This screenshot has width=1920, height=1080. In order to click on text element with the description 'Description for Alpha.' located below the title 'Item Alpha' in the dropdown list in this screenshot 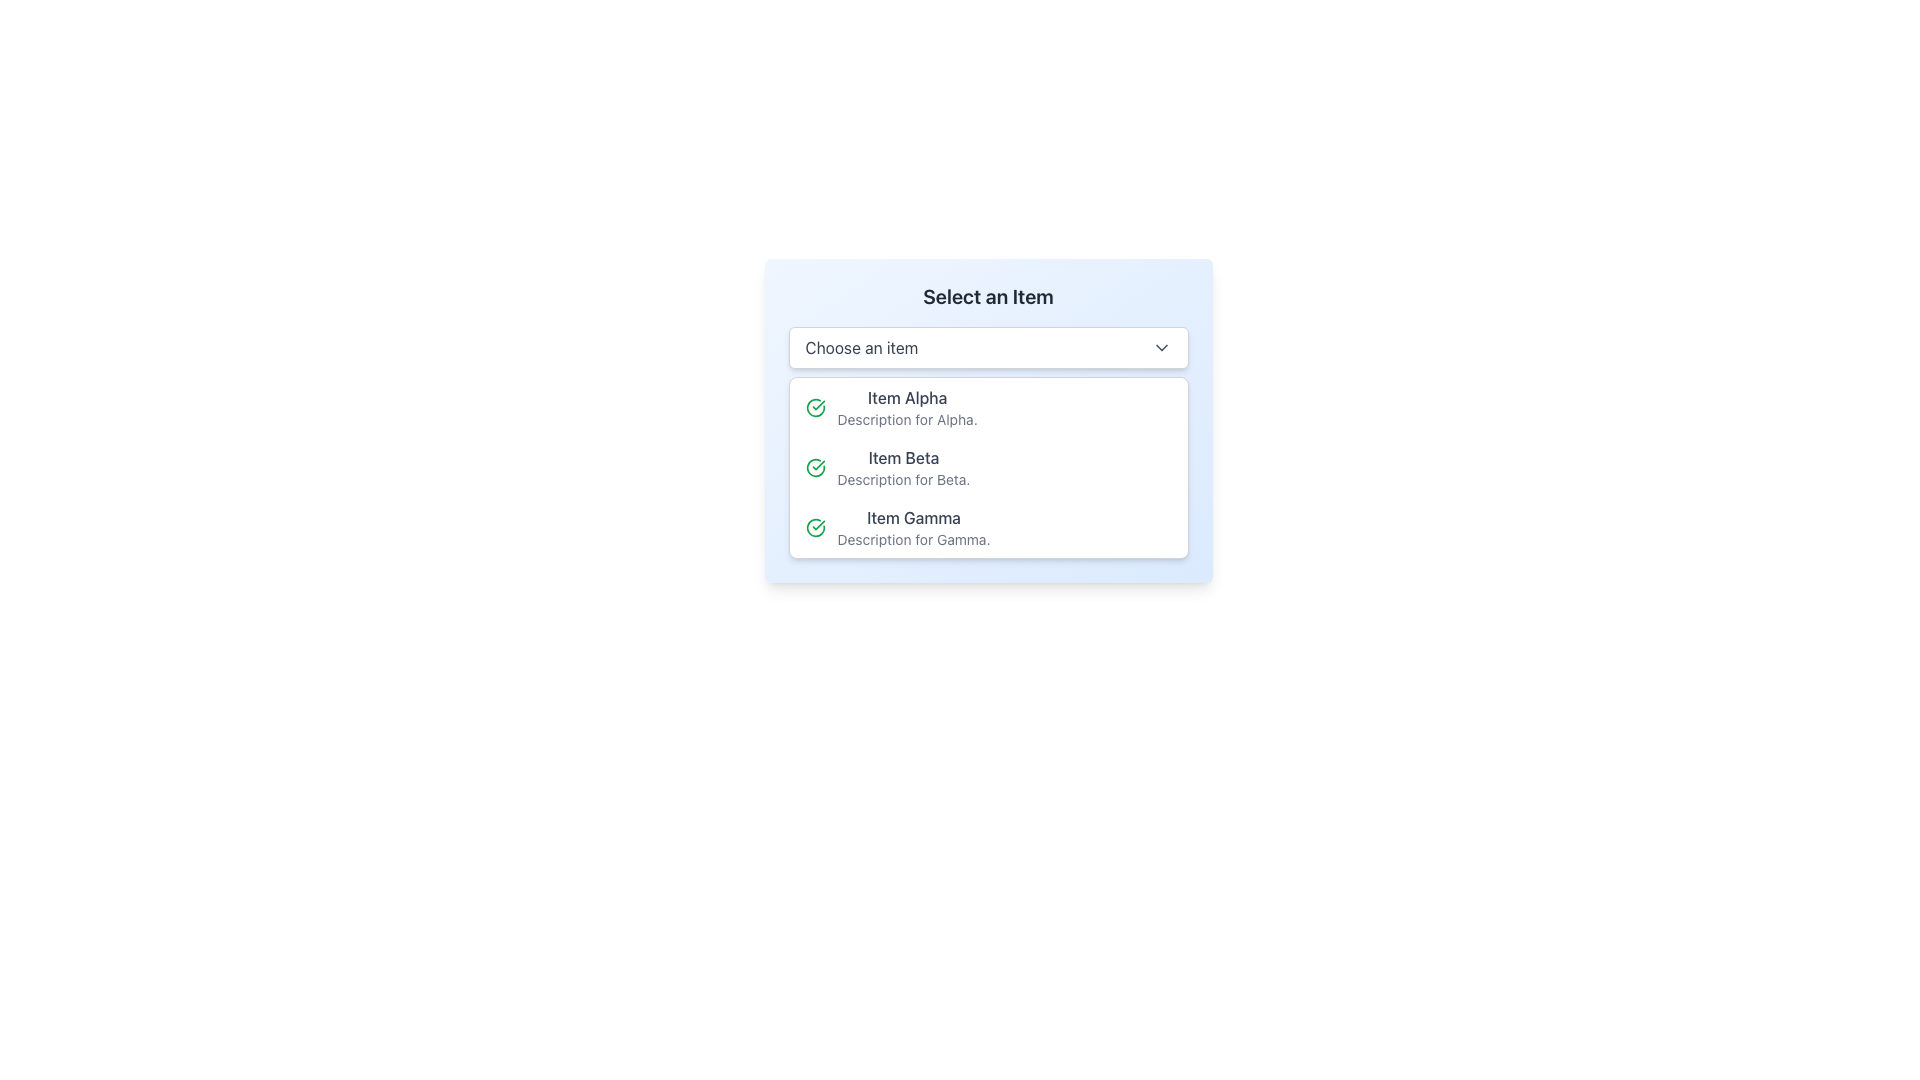, I will do `click(906, 419)`.